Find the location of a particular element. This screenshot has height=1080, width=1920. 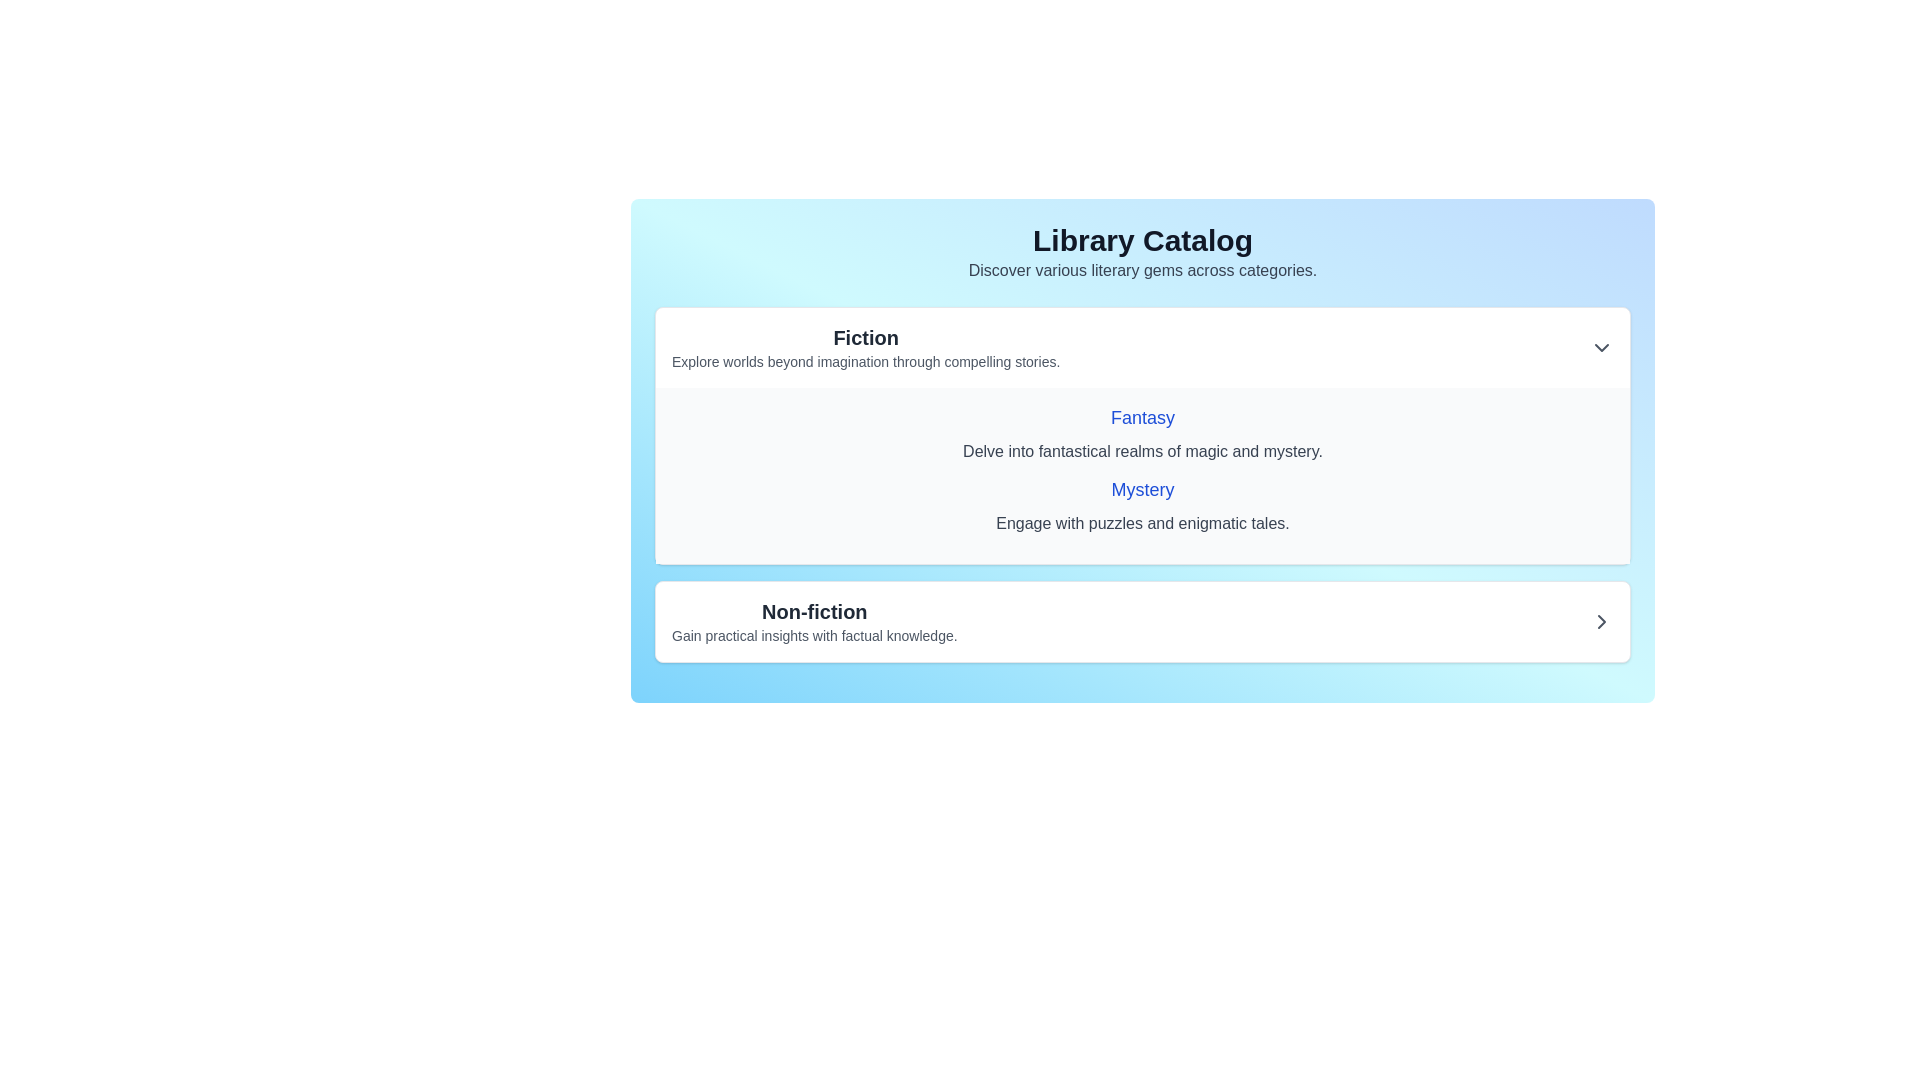

the 'Non-fiction' category label is located at coordinates (814, 620).